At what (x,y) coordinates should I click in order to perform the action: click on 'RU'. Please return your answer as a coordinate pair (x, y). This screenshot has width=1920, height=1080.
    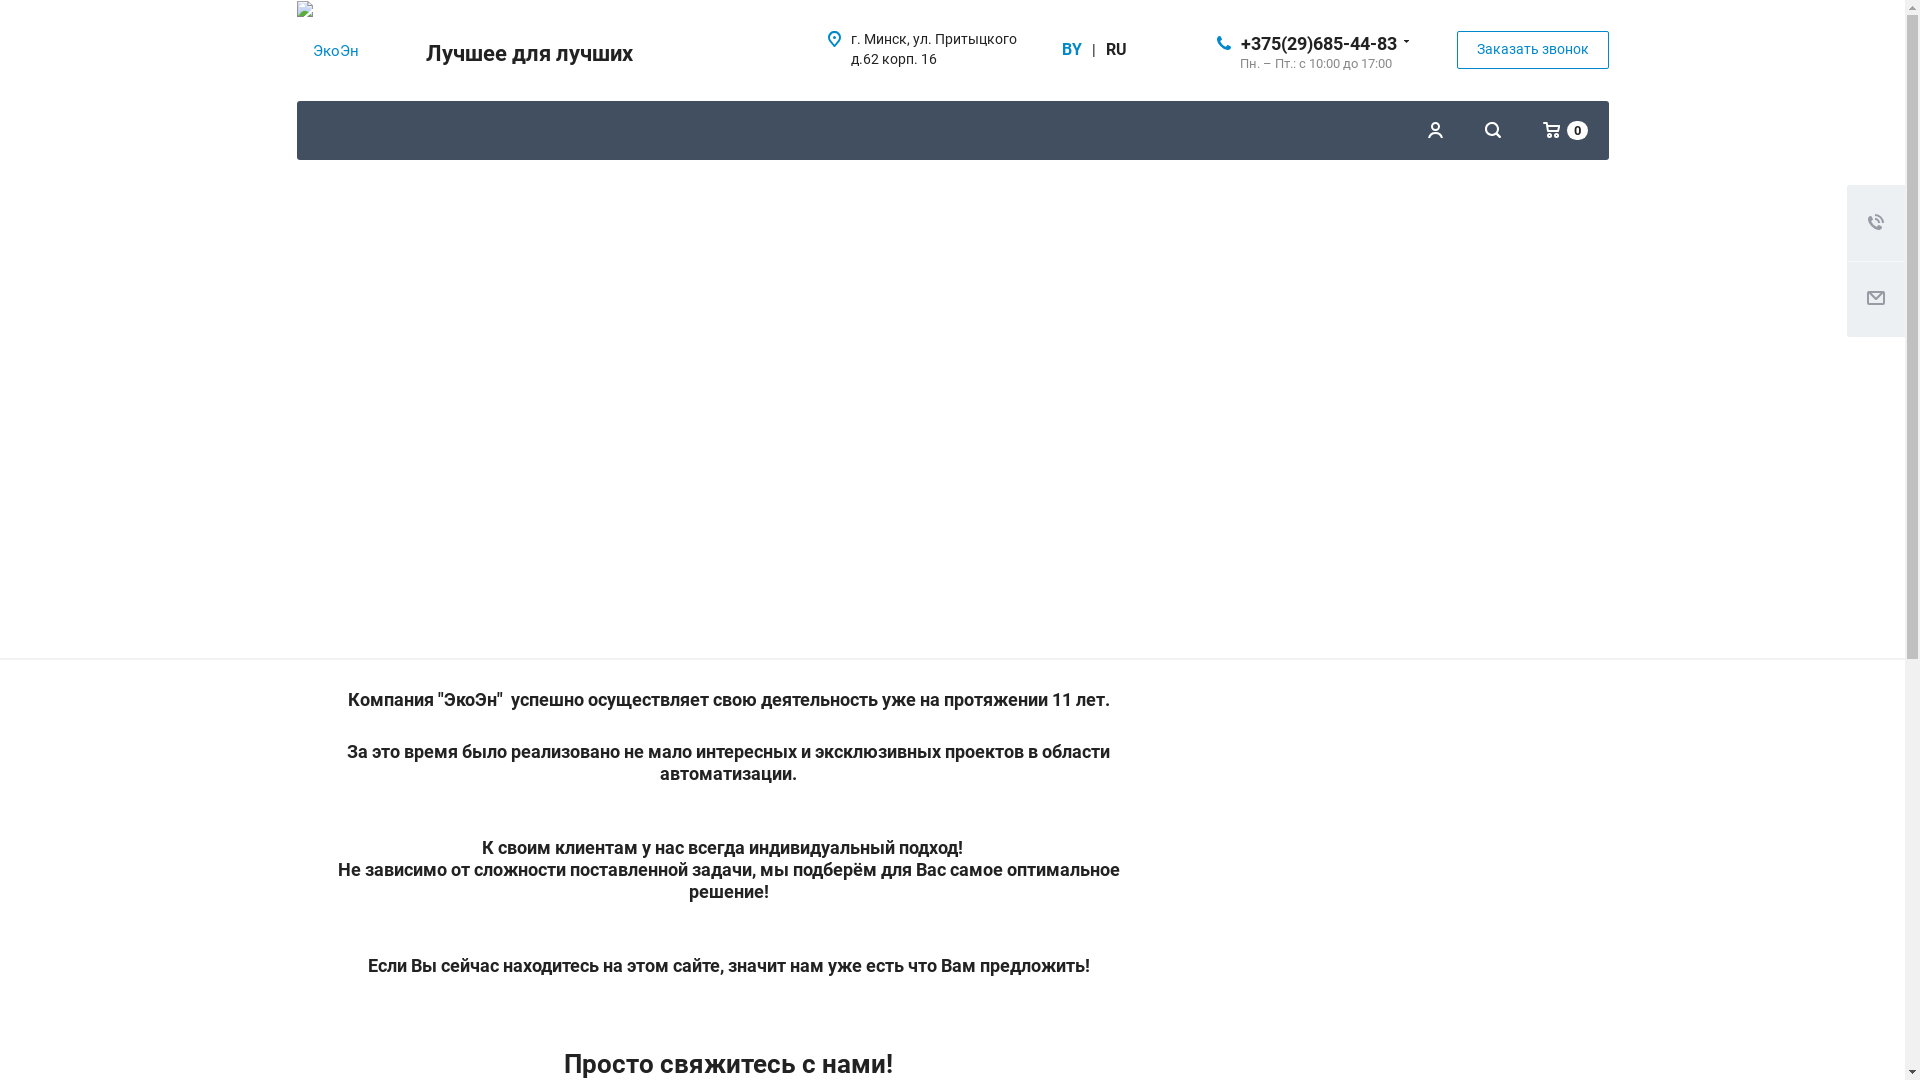
    Looking at the image, I should click on (1115, 49).